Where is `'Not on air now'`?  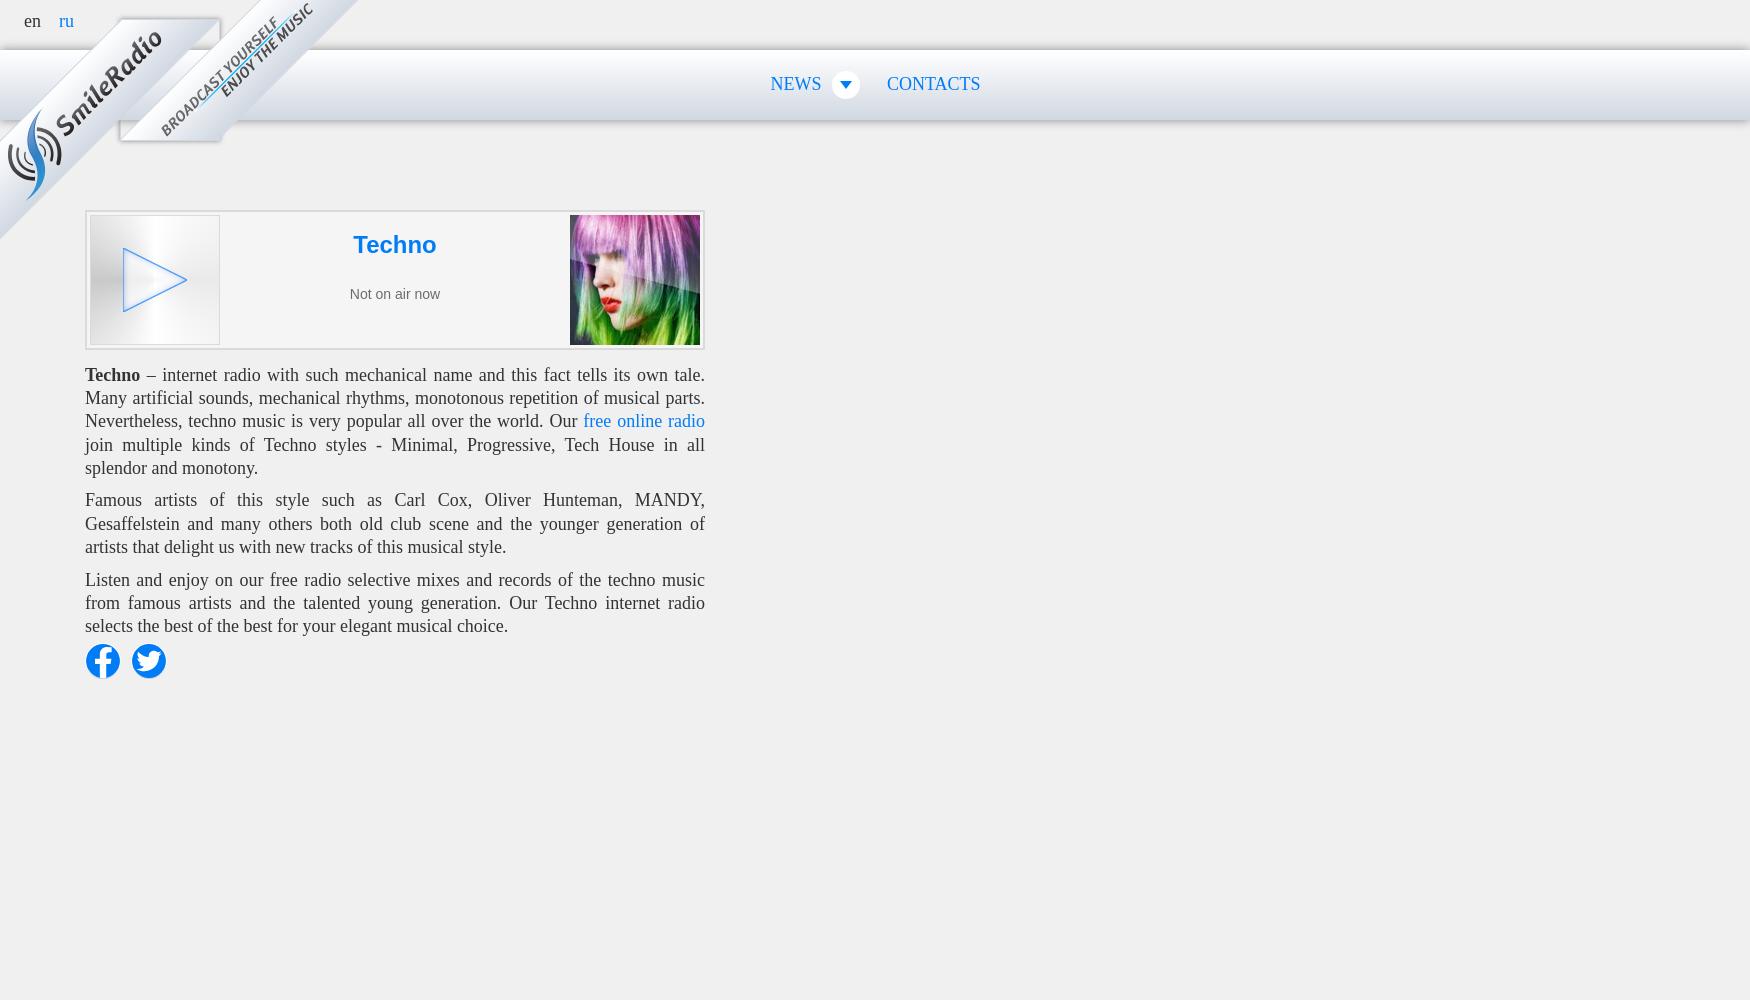
'Not on air now' is located at coordinates (348, 294).